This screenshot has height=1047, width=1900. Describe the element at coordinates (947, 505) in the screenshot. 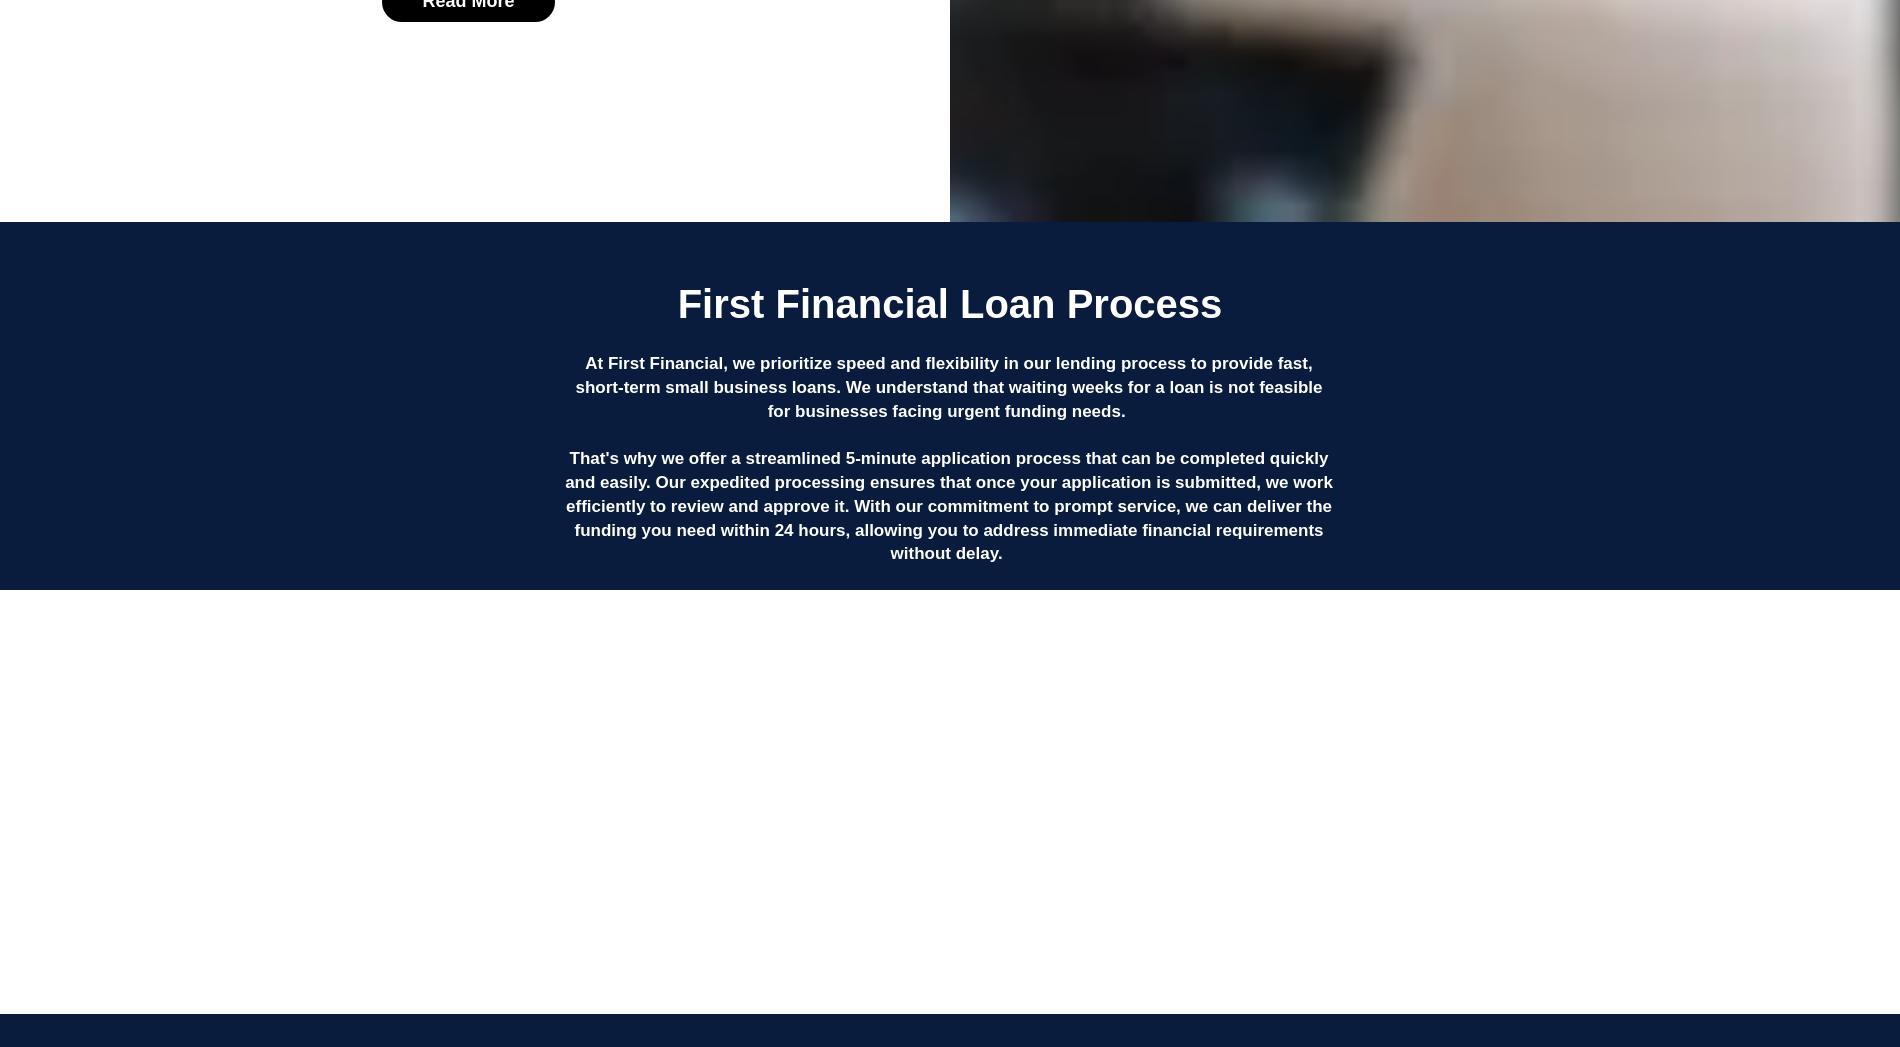

I see `'That's why we offer a streamlined 5-minute application process that can be completed quickly and easily. Our expedited processing ensures that once your application is submitted, we work efficiently to review and approve it. With our commitment to prompt service, we can deliver the funding you need within 24 hours, allowing you to address immediate financial requirements without delay.'` at that location.